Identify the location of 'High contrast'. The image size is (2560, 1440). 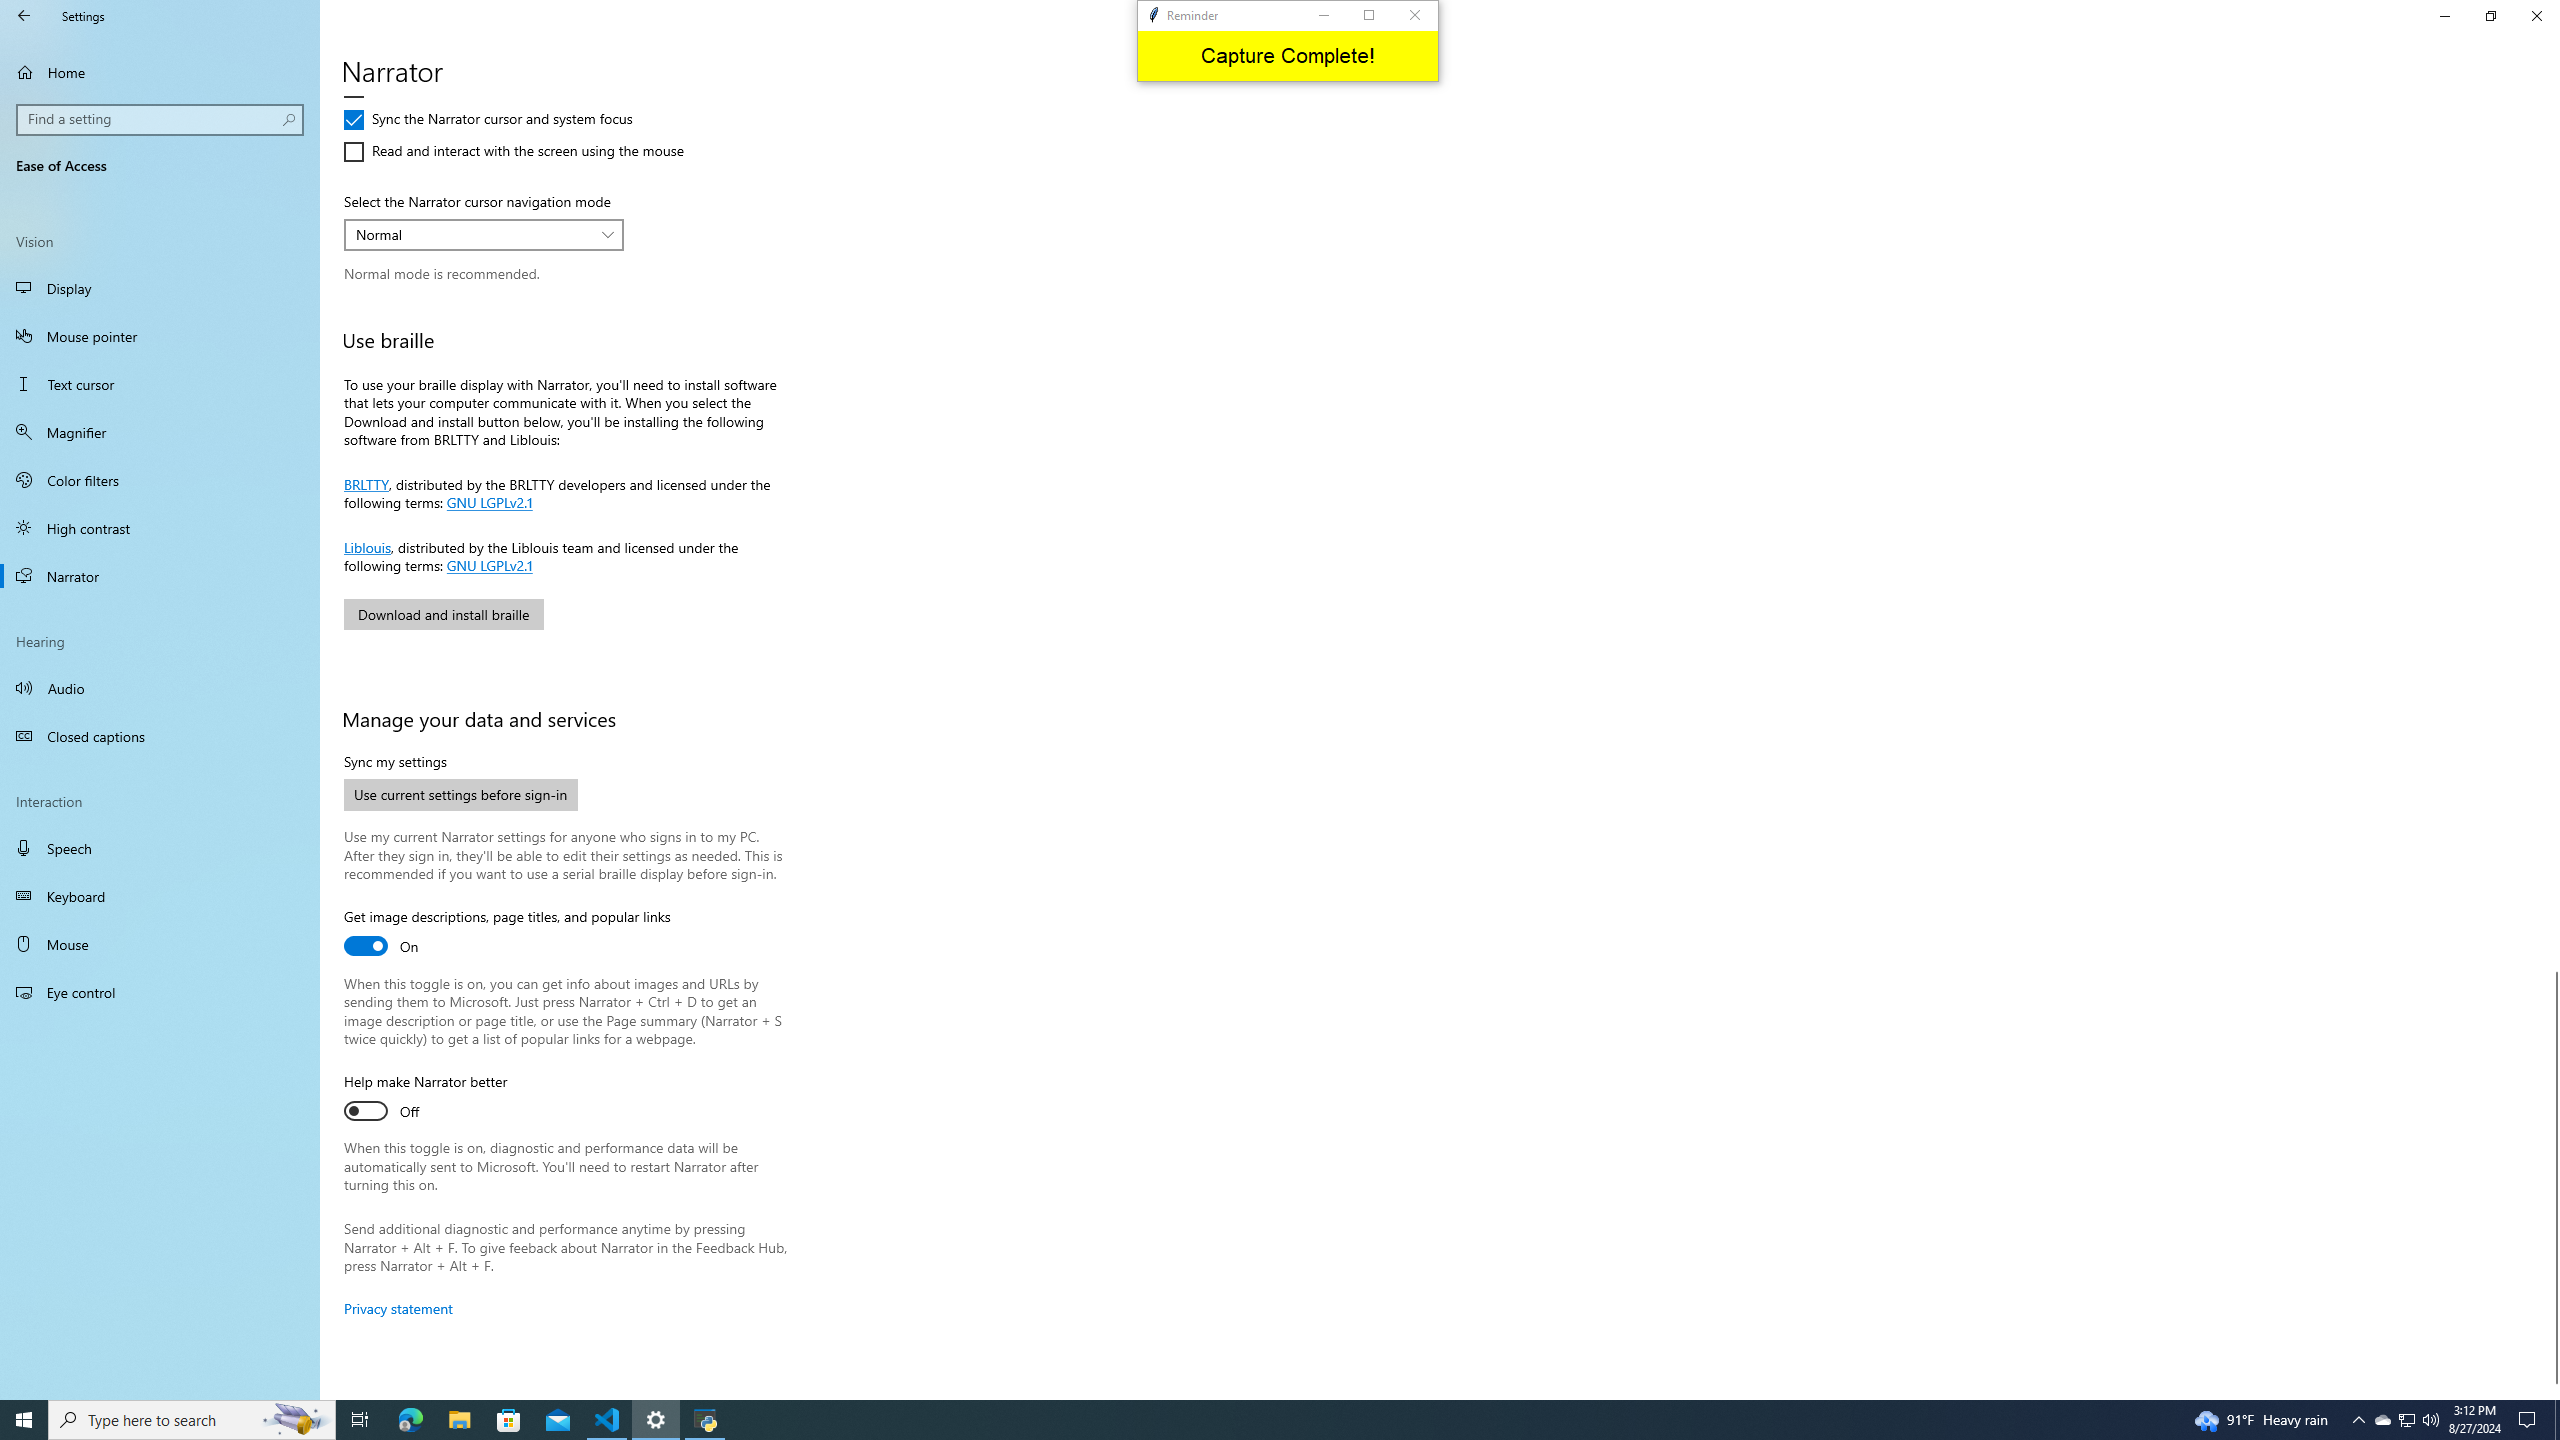
(159, 526).